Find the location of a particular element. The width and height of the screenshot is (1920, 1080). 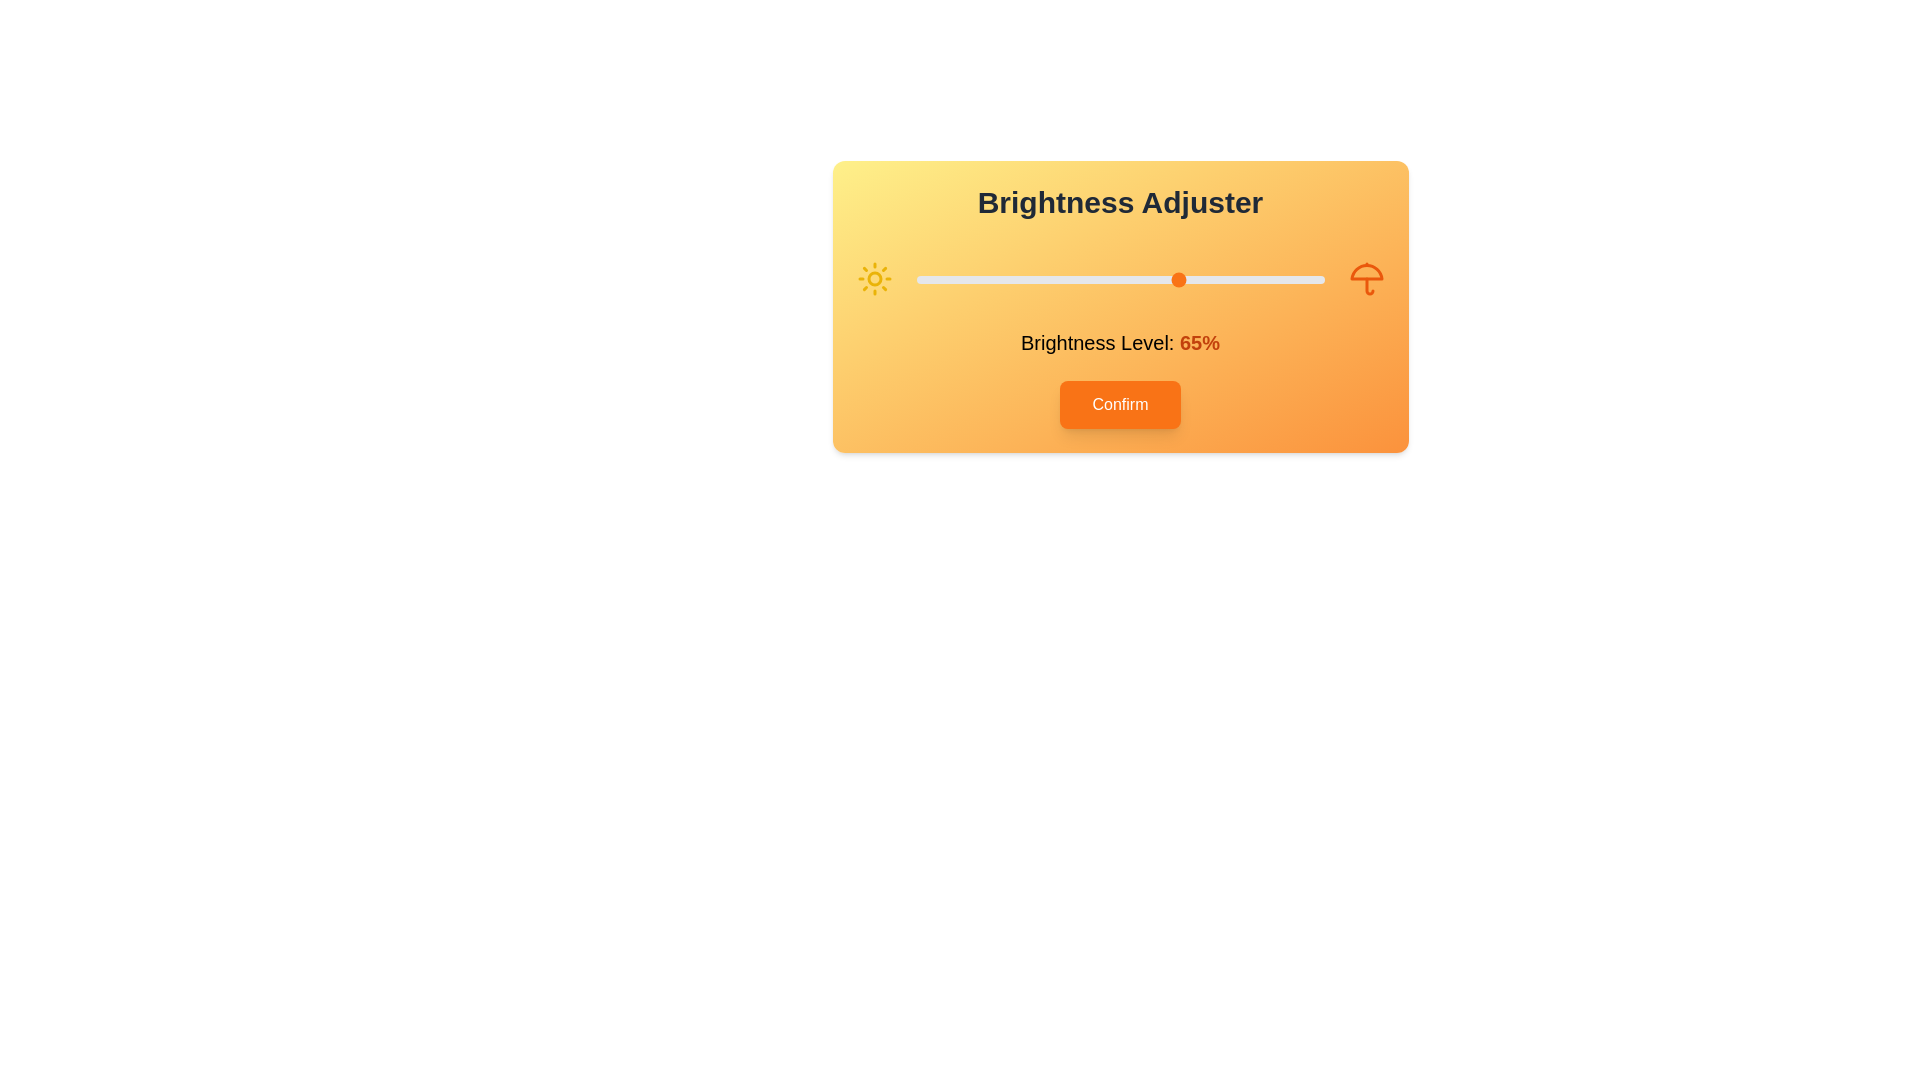

the brightness level to 56% by moving the slider is located at coordinates (1144, 280).